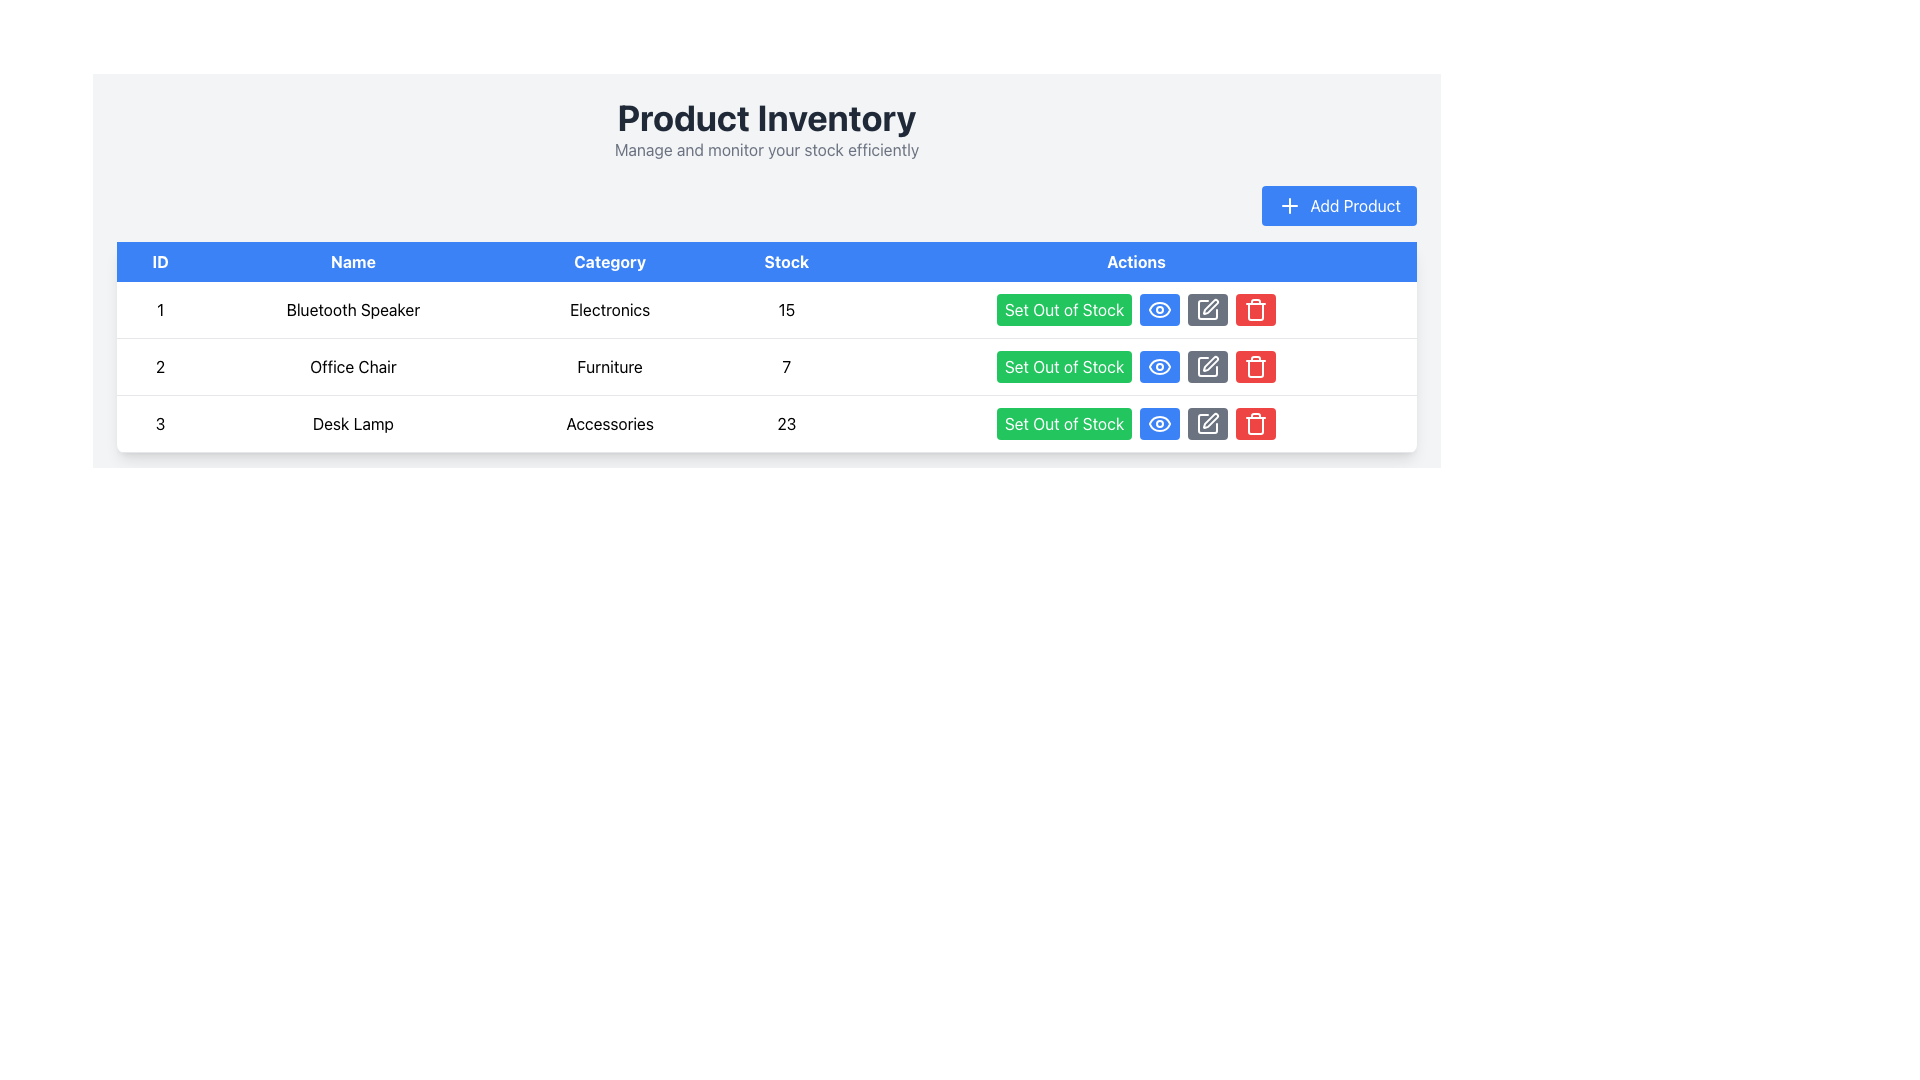  What do you see at coordinates (160, 423) in the screenshot?
I see `value of the numeral '3' displayed in bold, black font in the first column of the third row of a table under the column header 'ID'` at bounding box center [160, 423].